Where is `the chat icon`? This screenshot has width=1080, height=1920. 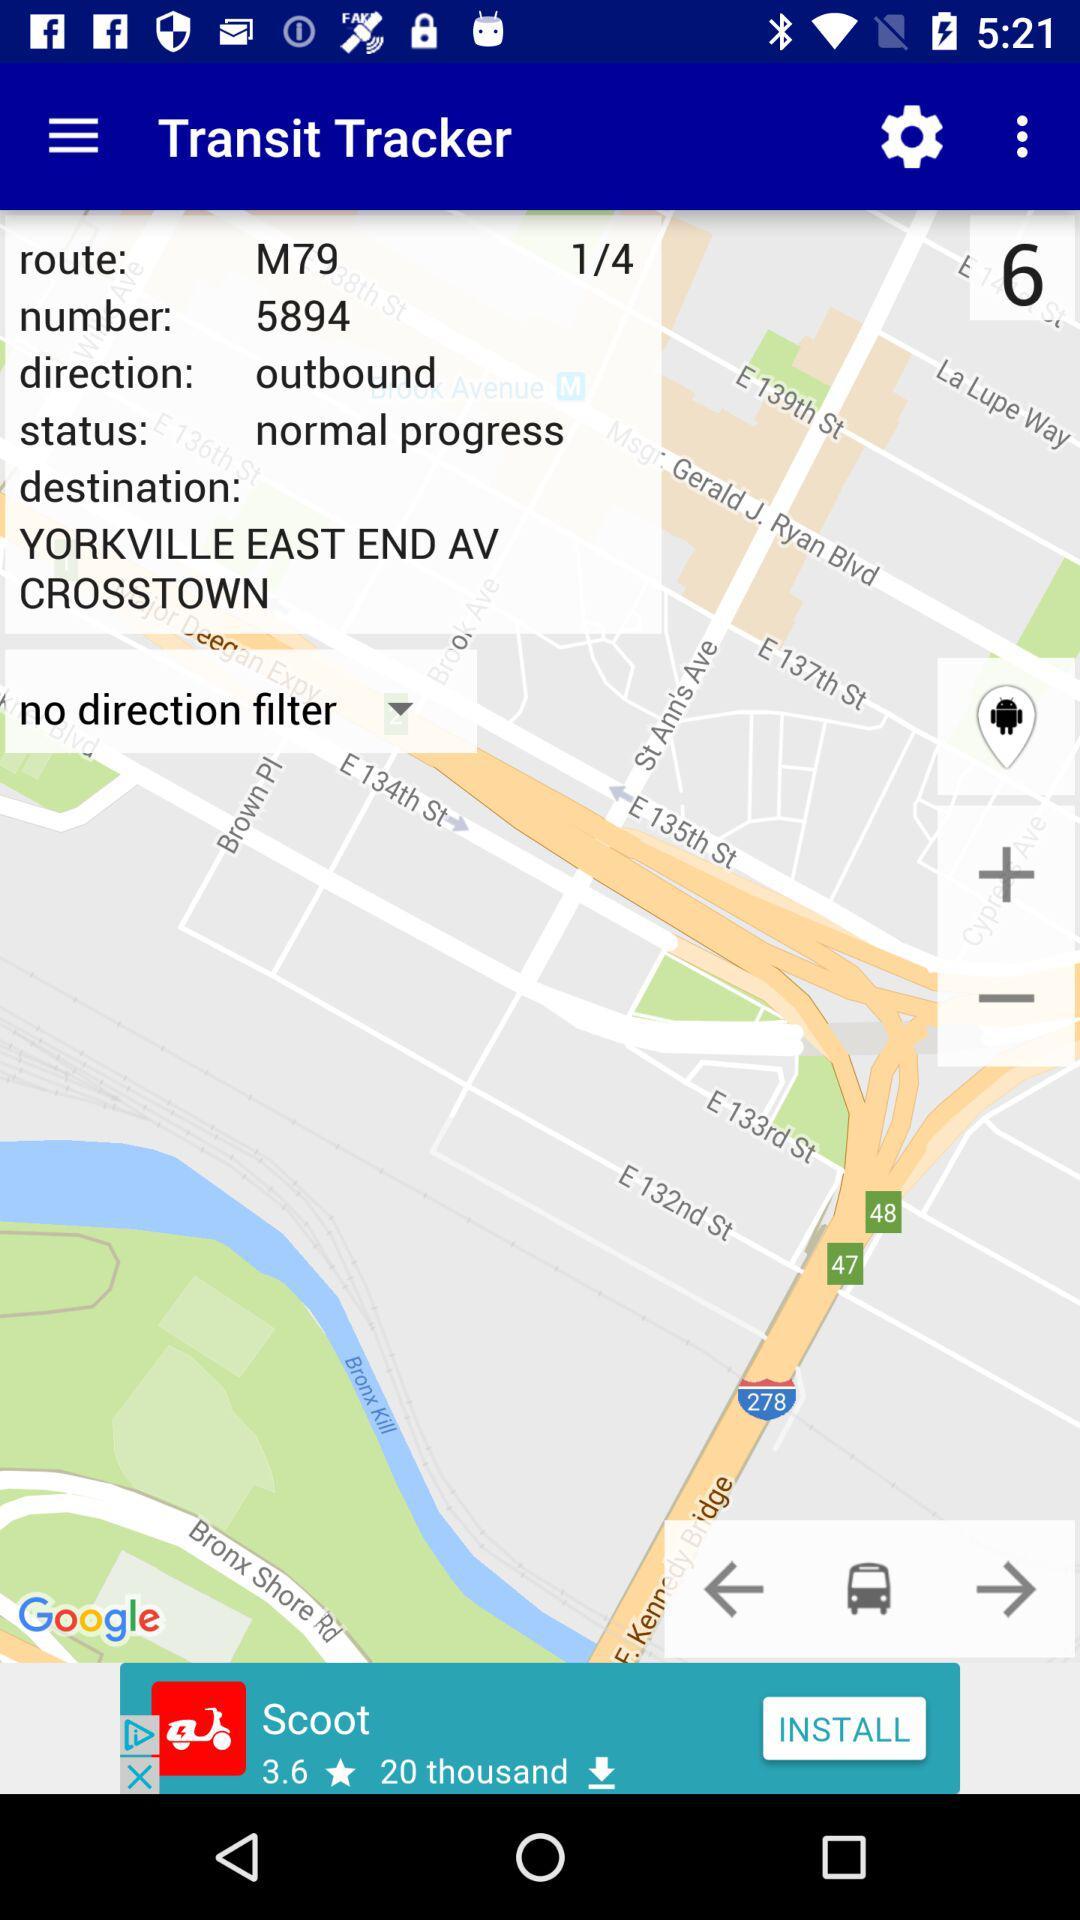 the chat icon is located at coordinates (868, 1587).